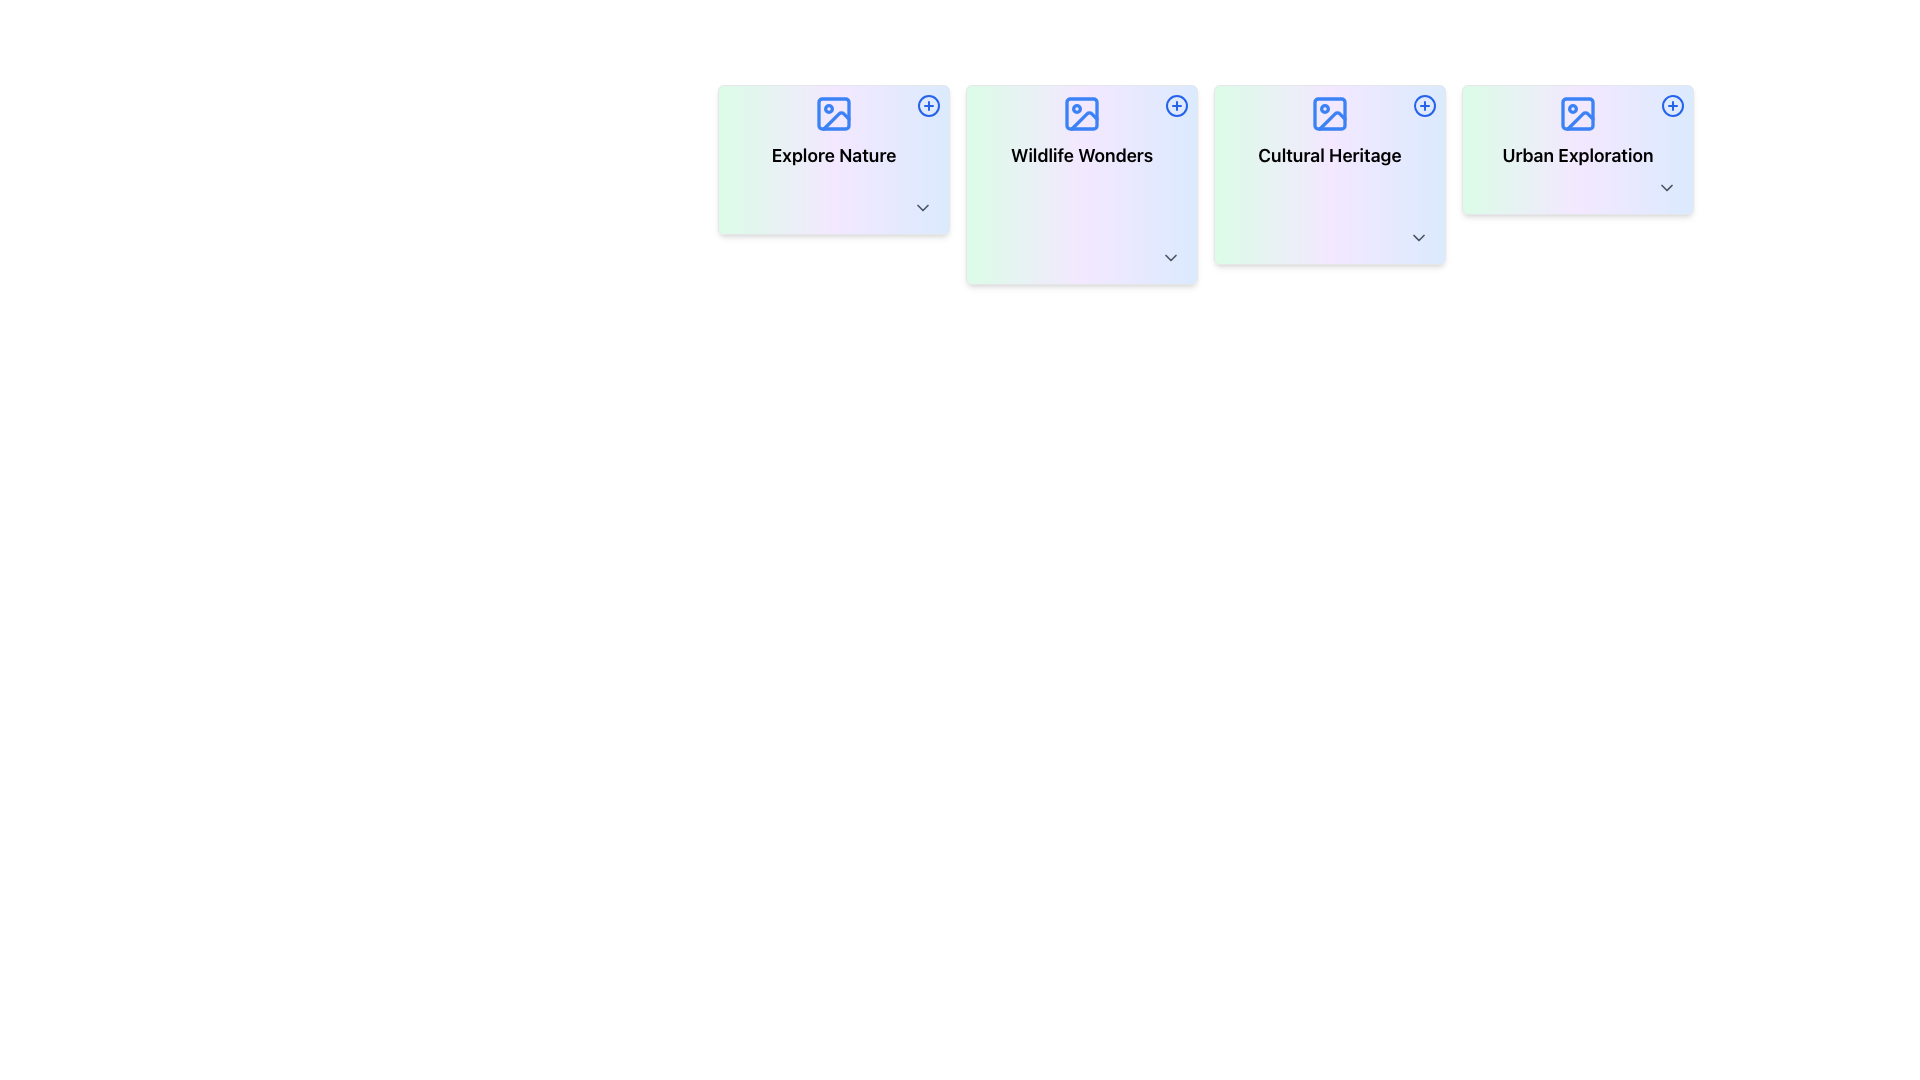 This screenshot has height=1080, width=1920. Describe the element at coordinates (1424, 105) in the screenshot. I see `the button located in the top-right corner of the 'Cultural Heritage' tile` at that location.